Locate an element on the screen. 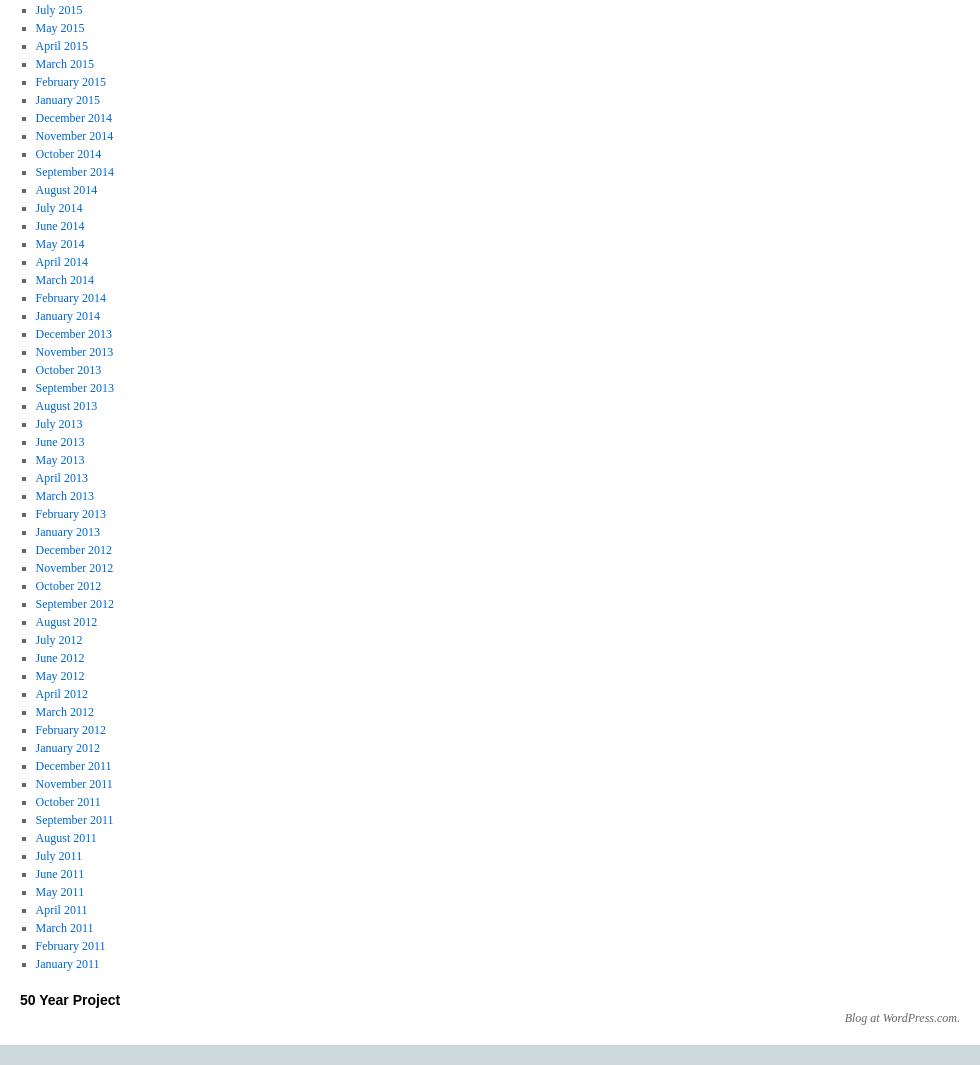 This screenshot has height=1065, width=980. 'September 2013' is located at coordinates (73, 386).